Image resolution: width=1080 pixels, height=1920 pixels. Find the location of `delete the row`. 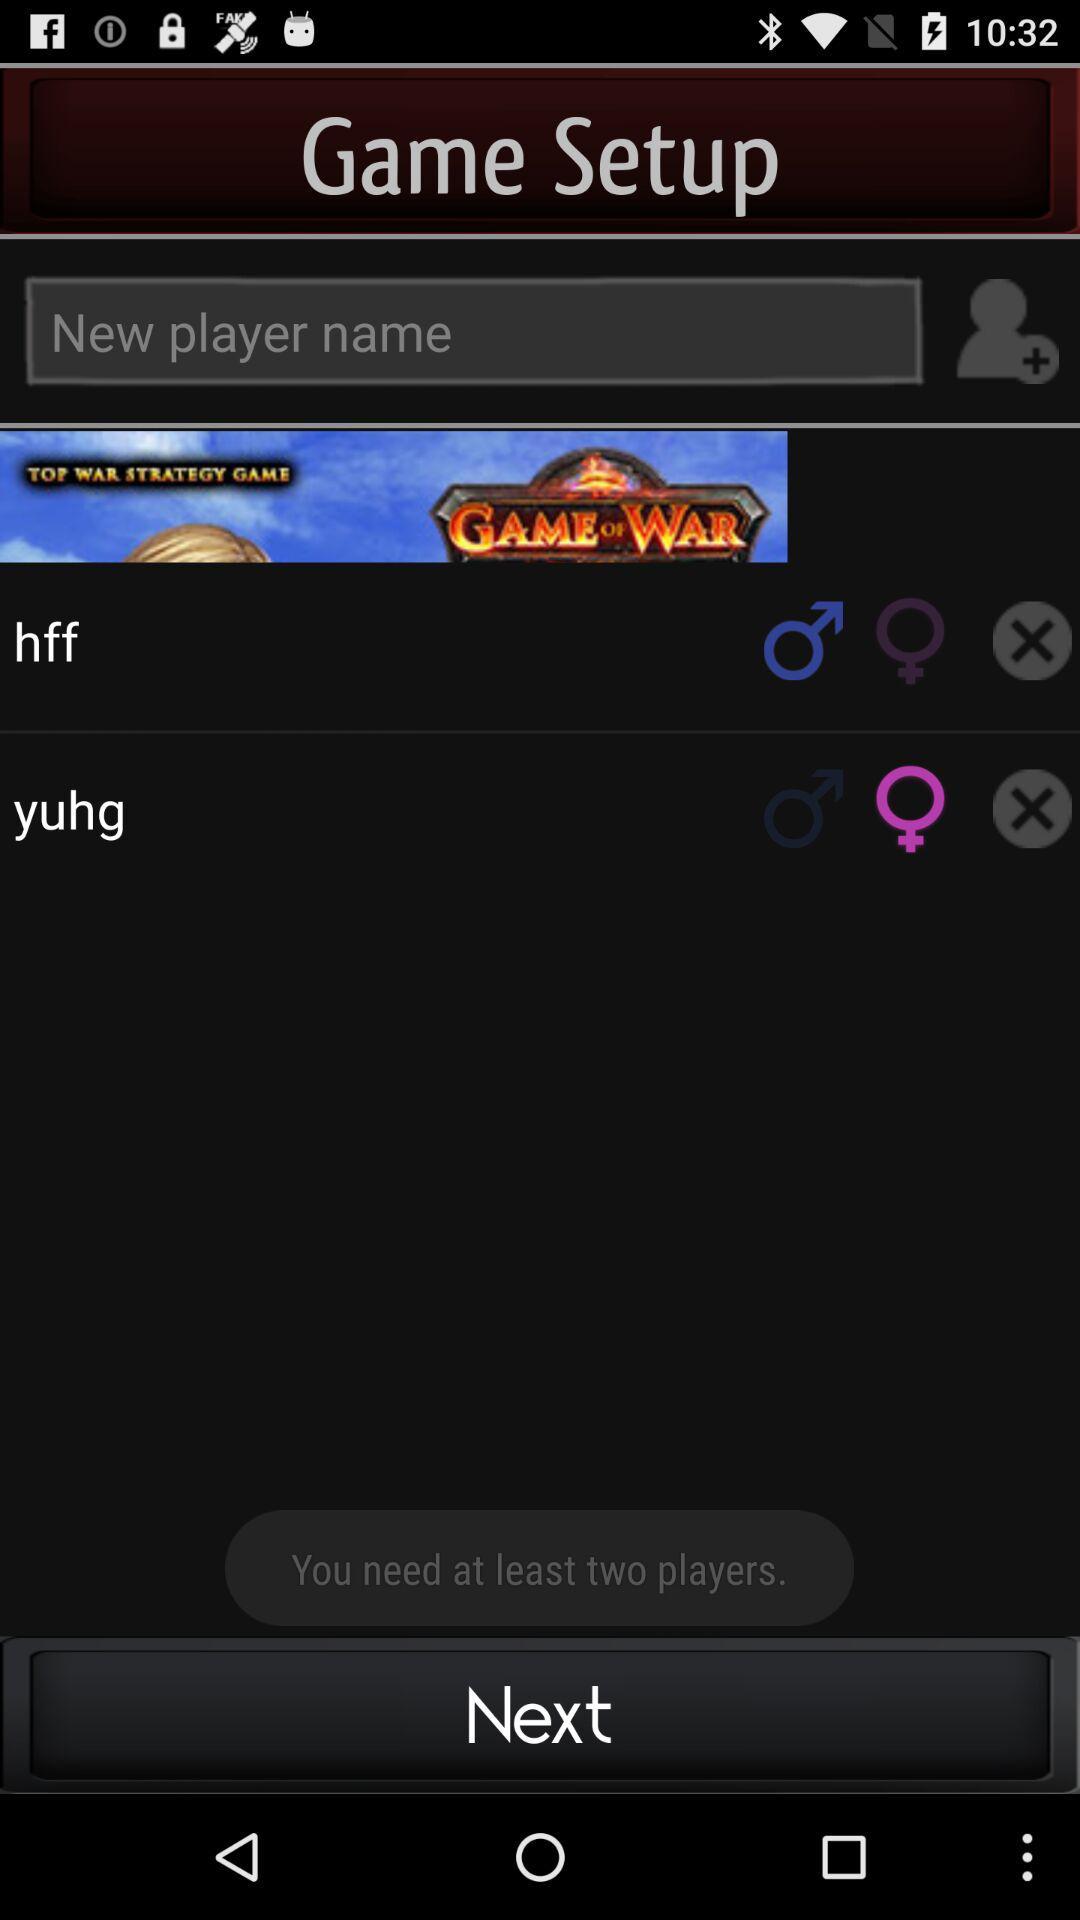

delete the row is located at coordinates (1032, 808).